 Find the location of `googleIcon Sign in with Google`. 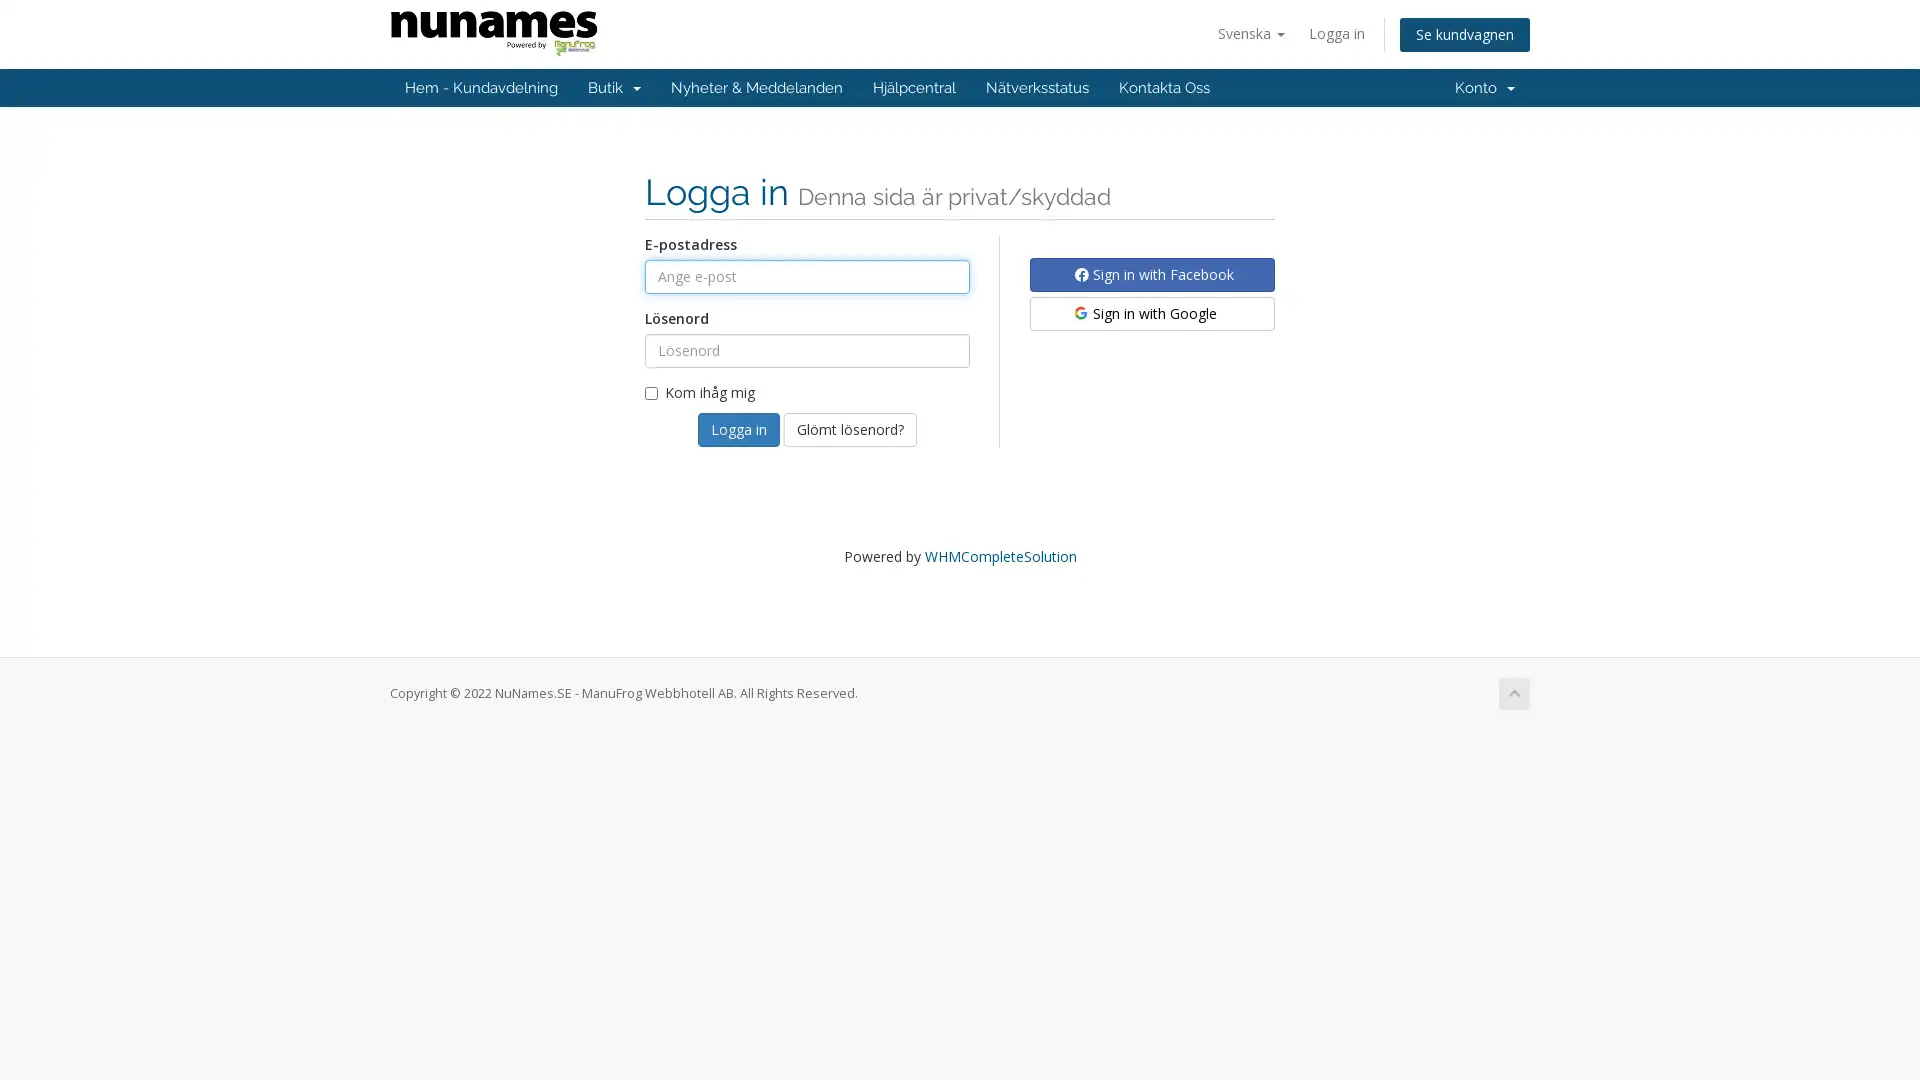

googleIcon Sign in with Google is located at coordinates (1152, 313).